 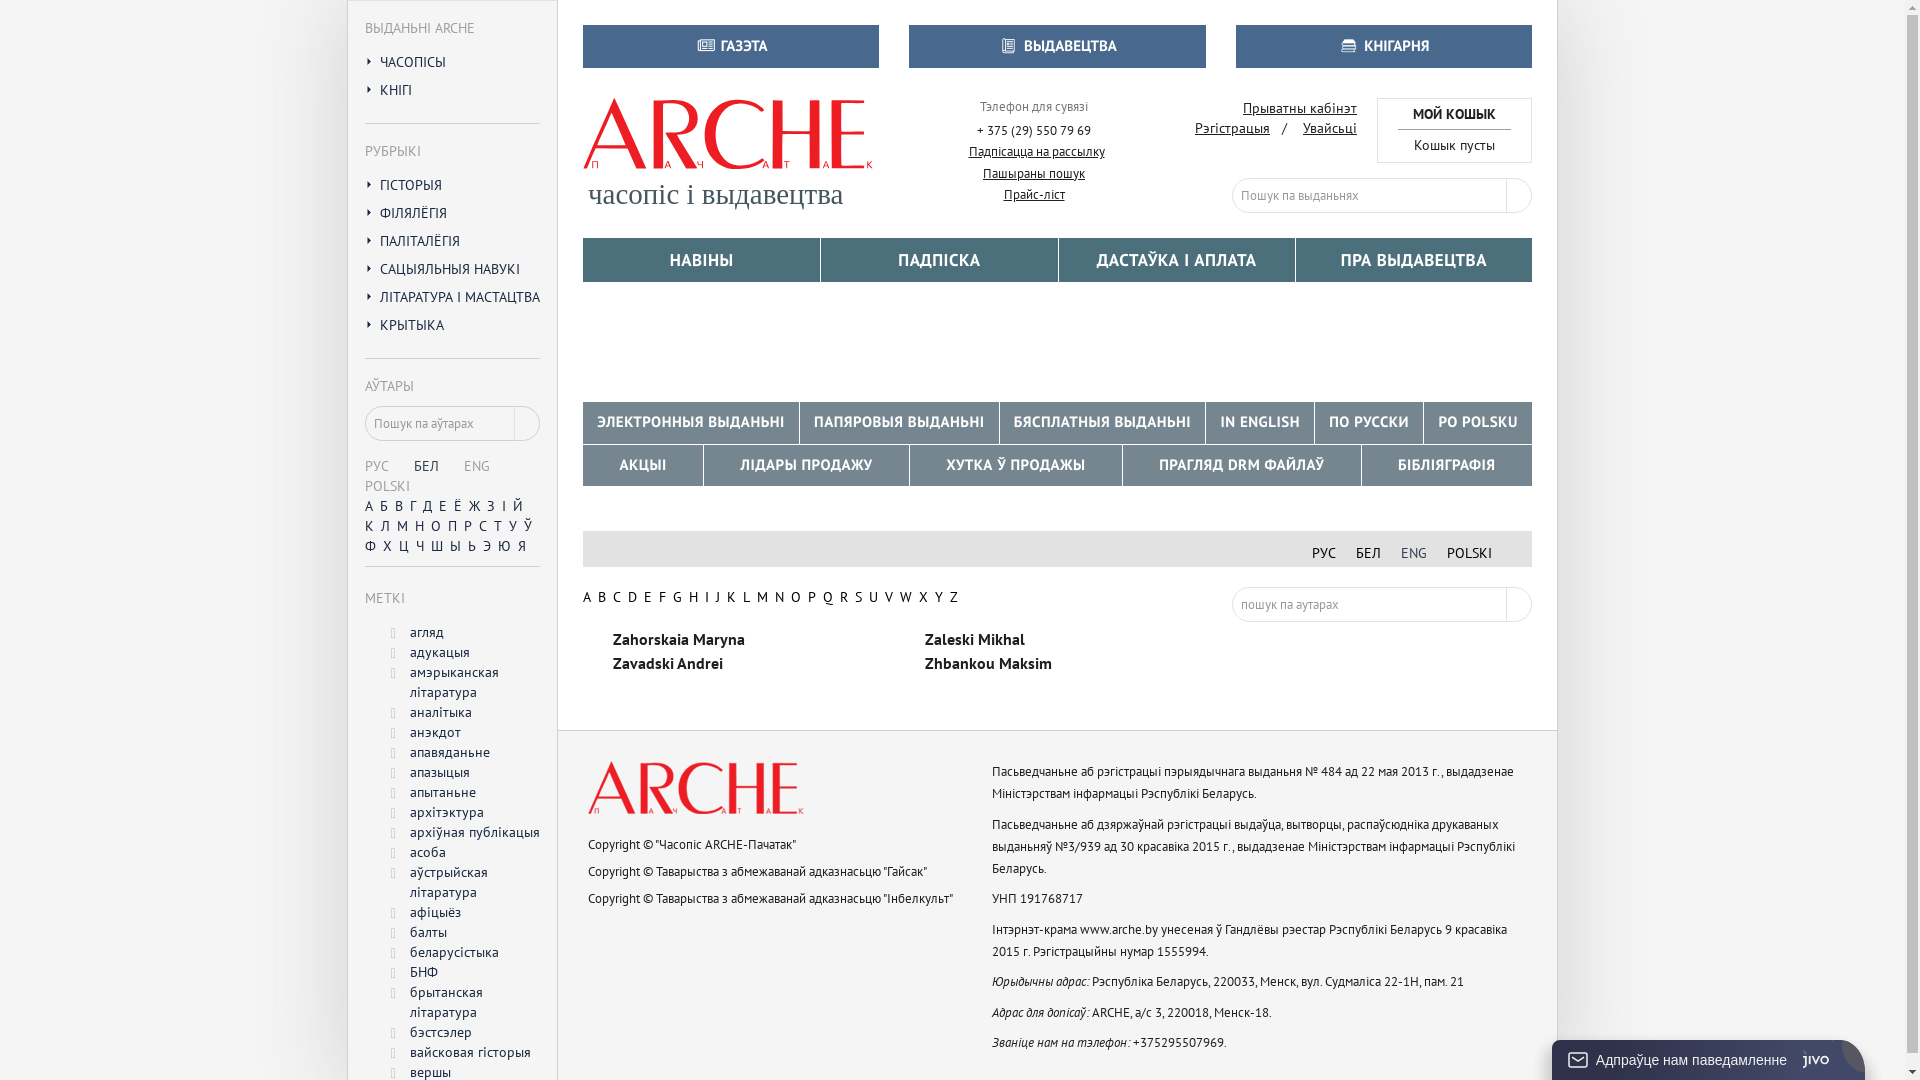 I want to click on 'Zaleski Mikhal', so click(x=974, y=639).